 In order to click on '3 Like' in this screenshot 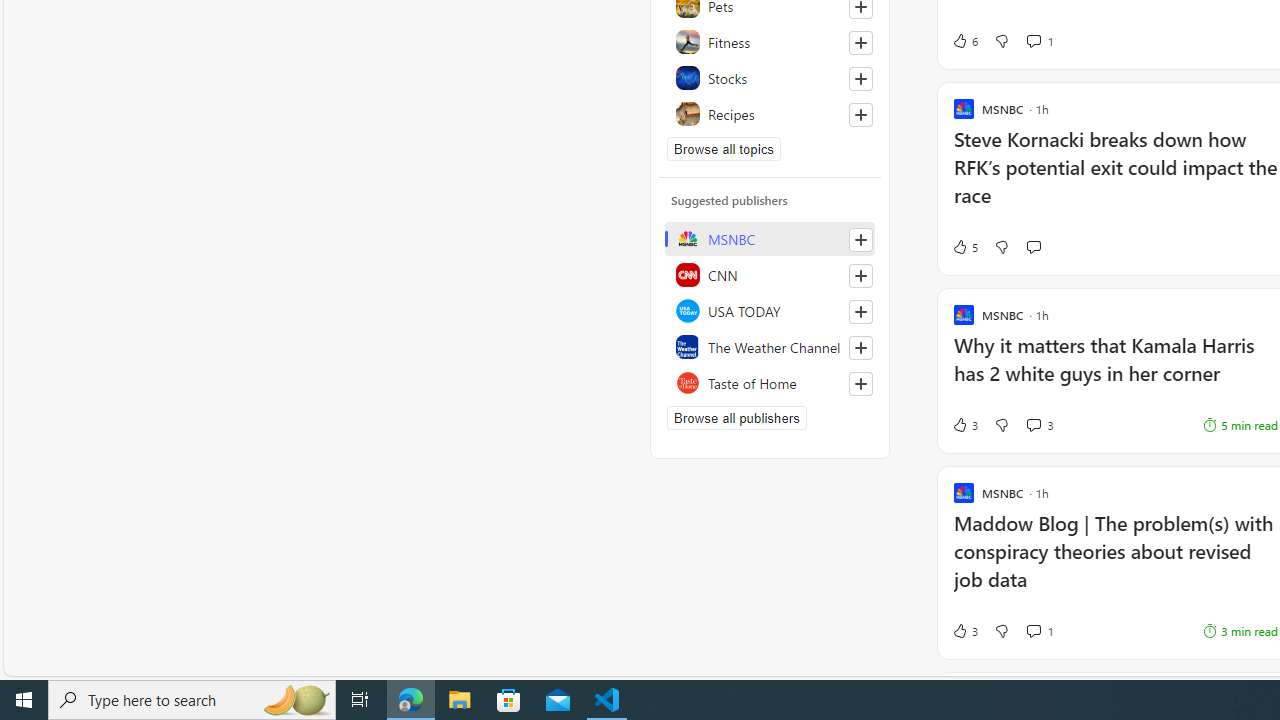, I will do `click(964, 631)`.